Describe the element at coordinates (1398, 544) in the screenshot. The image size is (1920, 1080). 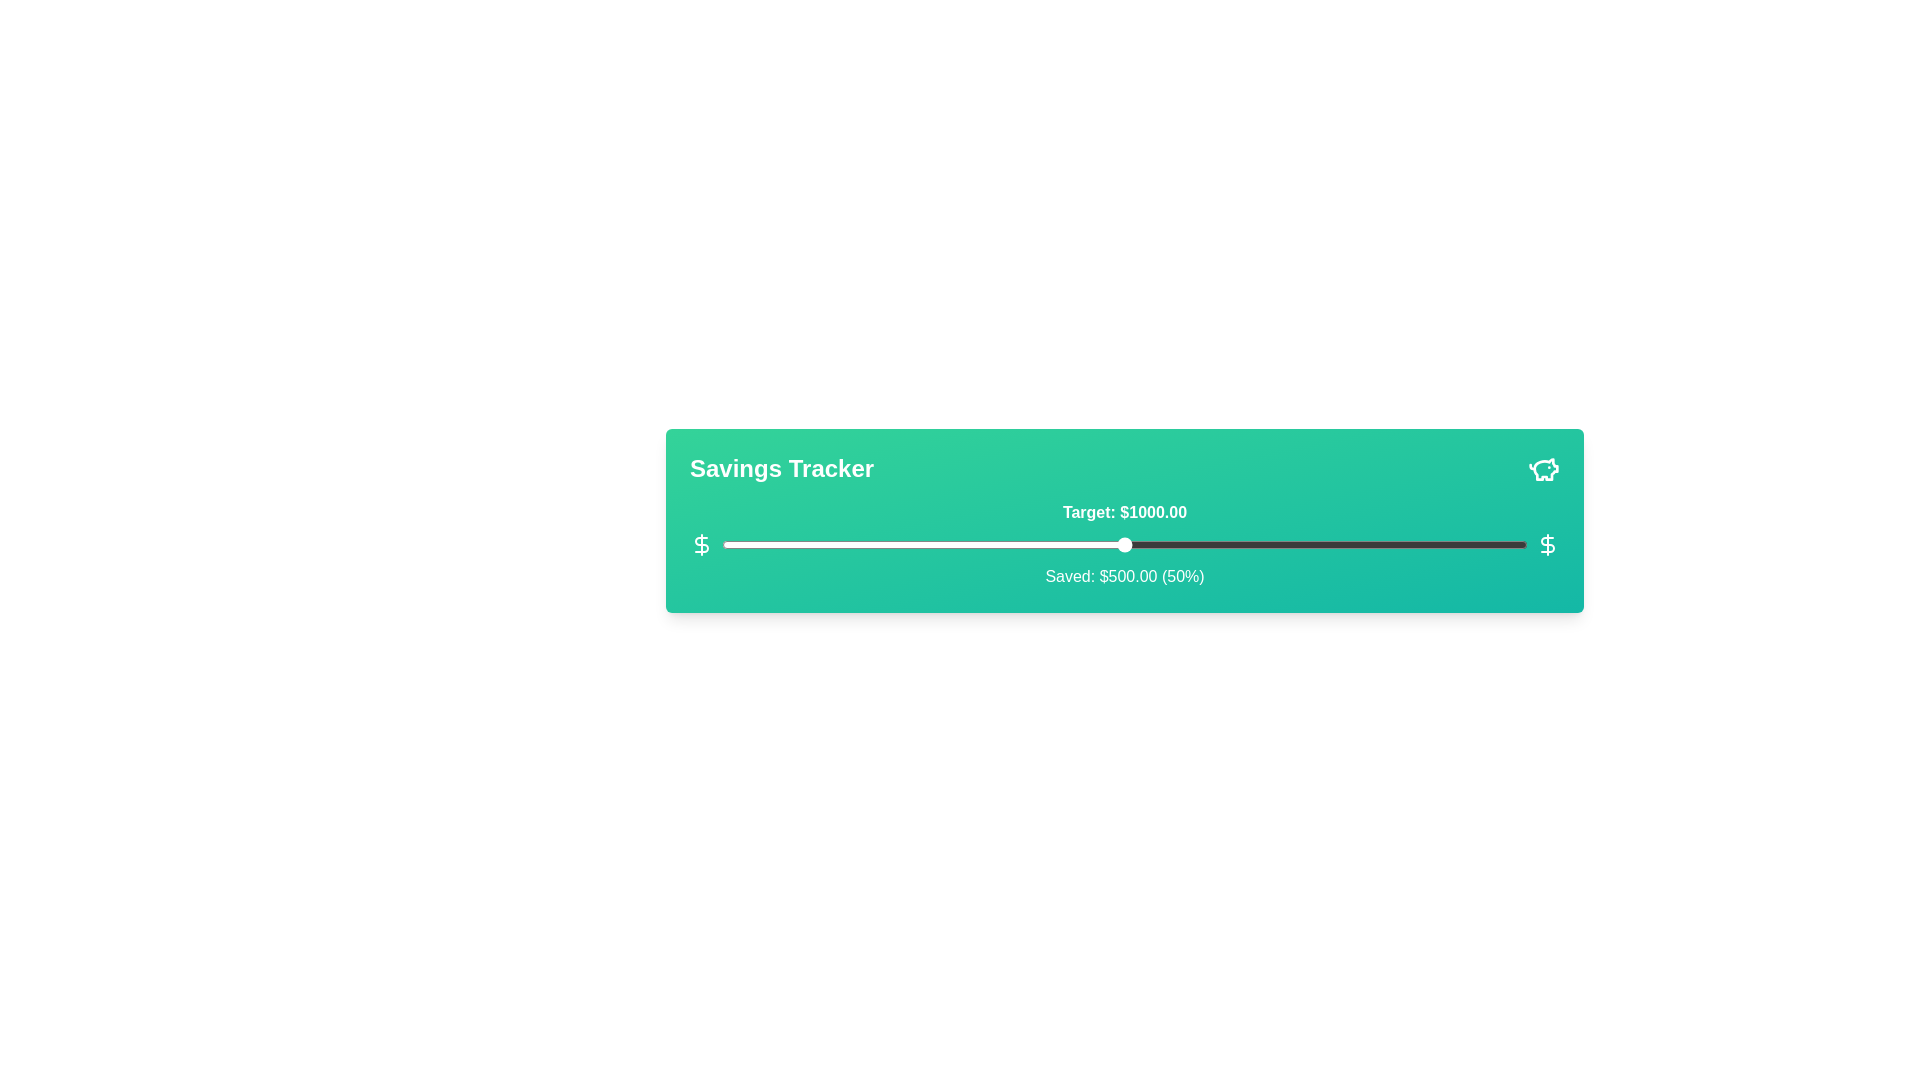
I see `the savings tracker` at that location.